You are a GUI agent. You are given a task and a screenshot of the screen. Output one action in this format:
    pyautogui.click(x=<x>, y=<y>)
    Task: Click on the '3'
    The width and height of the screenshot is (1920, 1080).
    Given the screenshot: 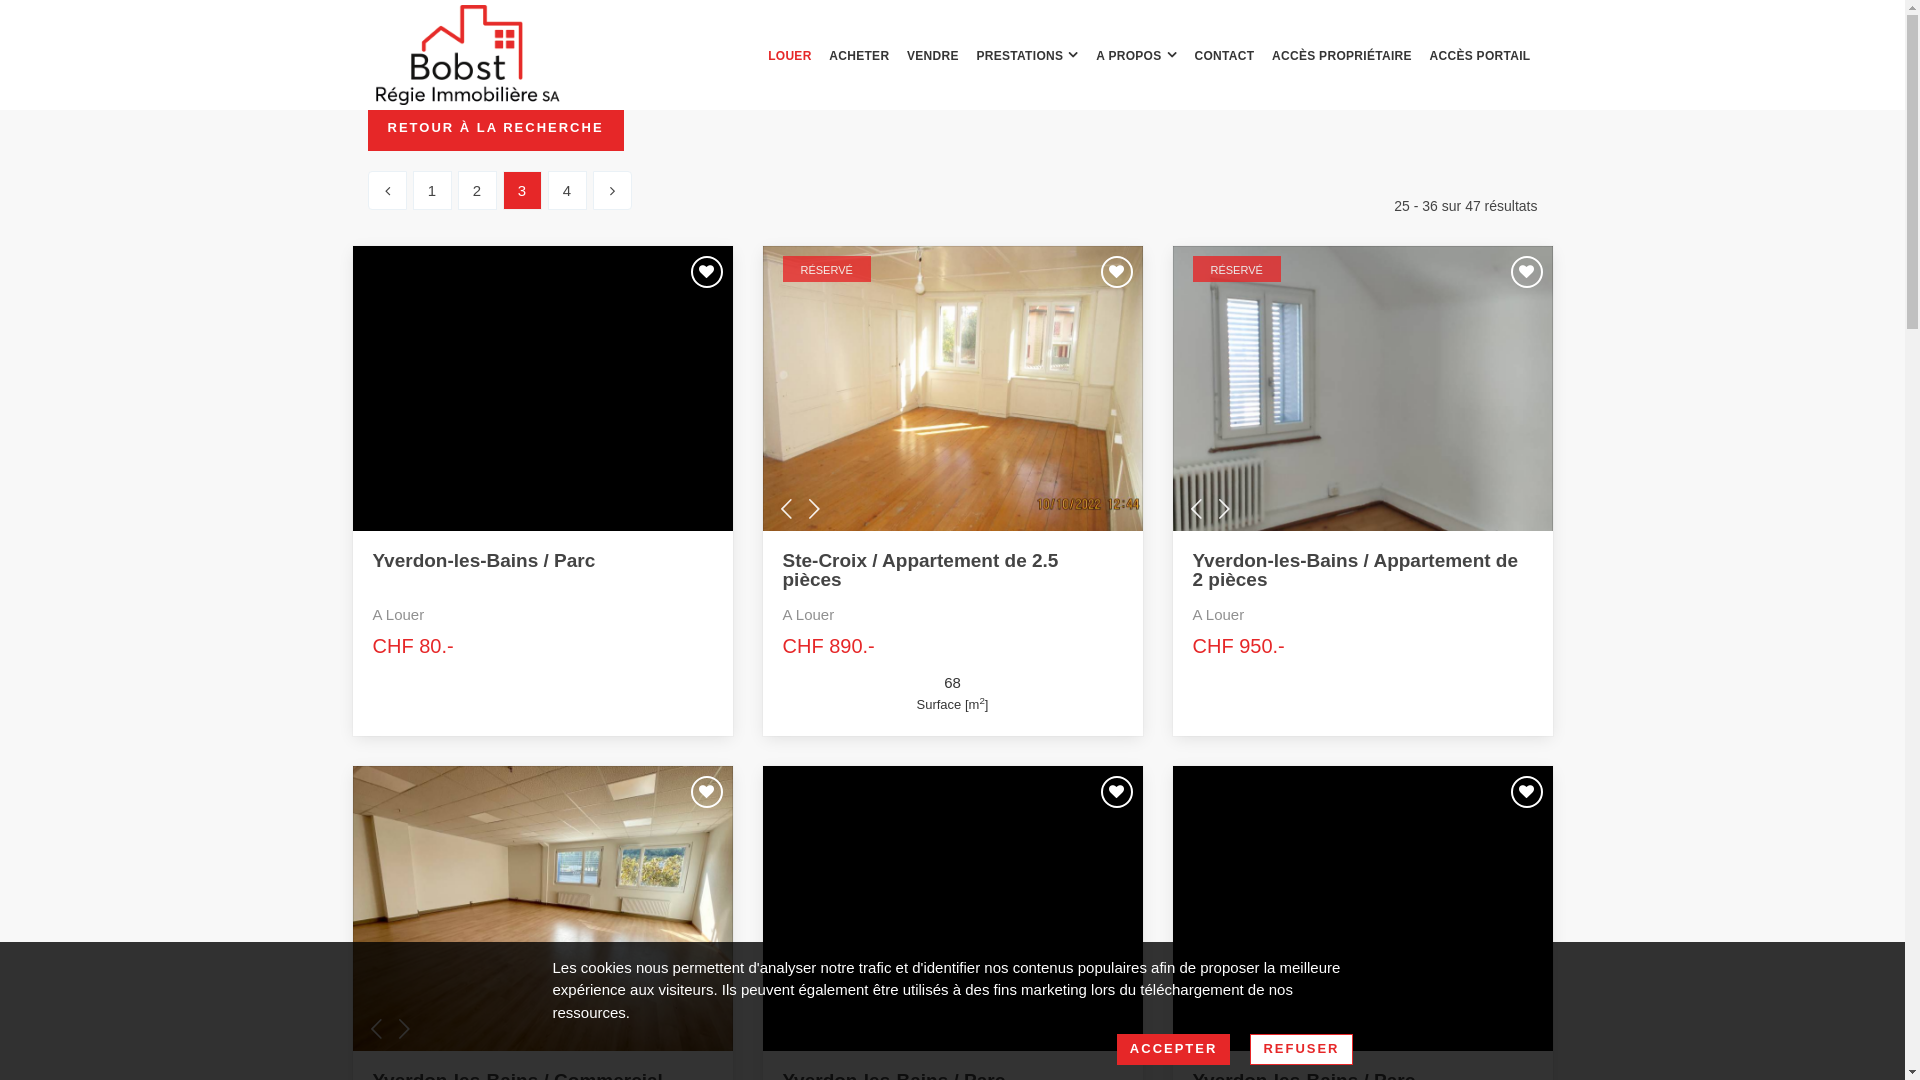 What is the action you would take?
    pyautogui.click(x=521, y=190)
    